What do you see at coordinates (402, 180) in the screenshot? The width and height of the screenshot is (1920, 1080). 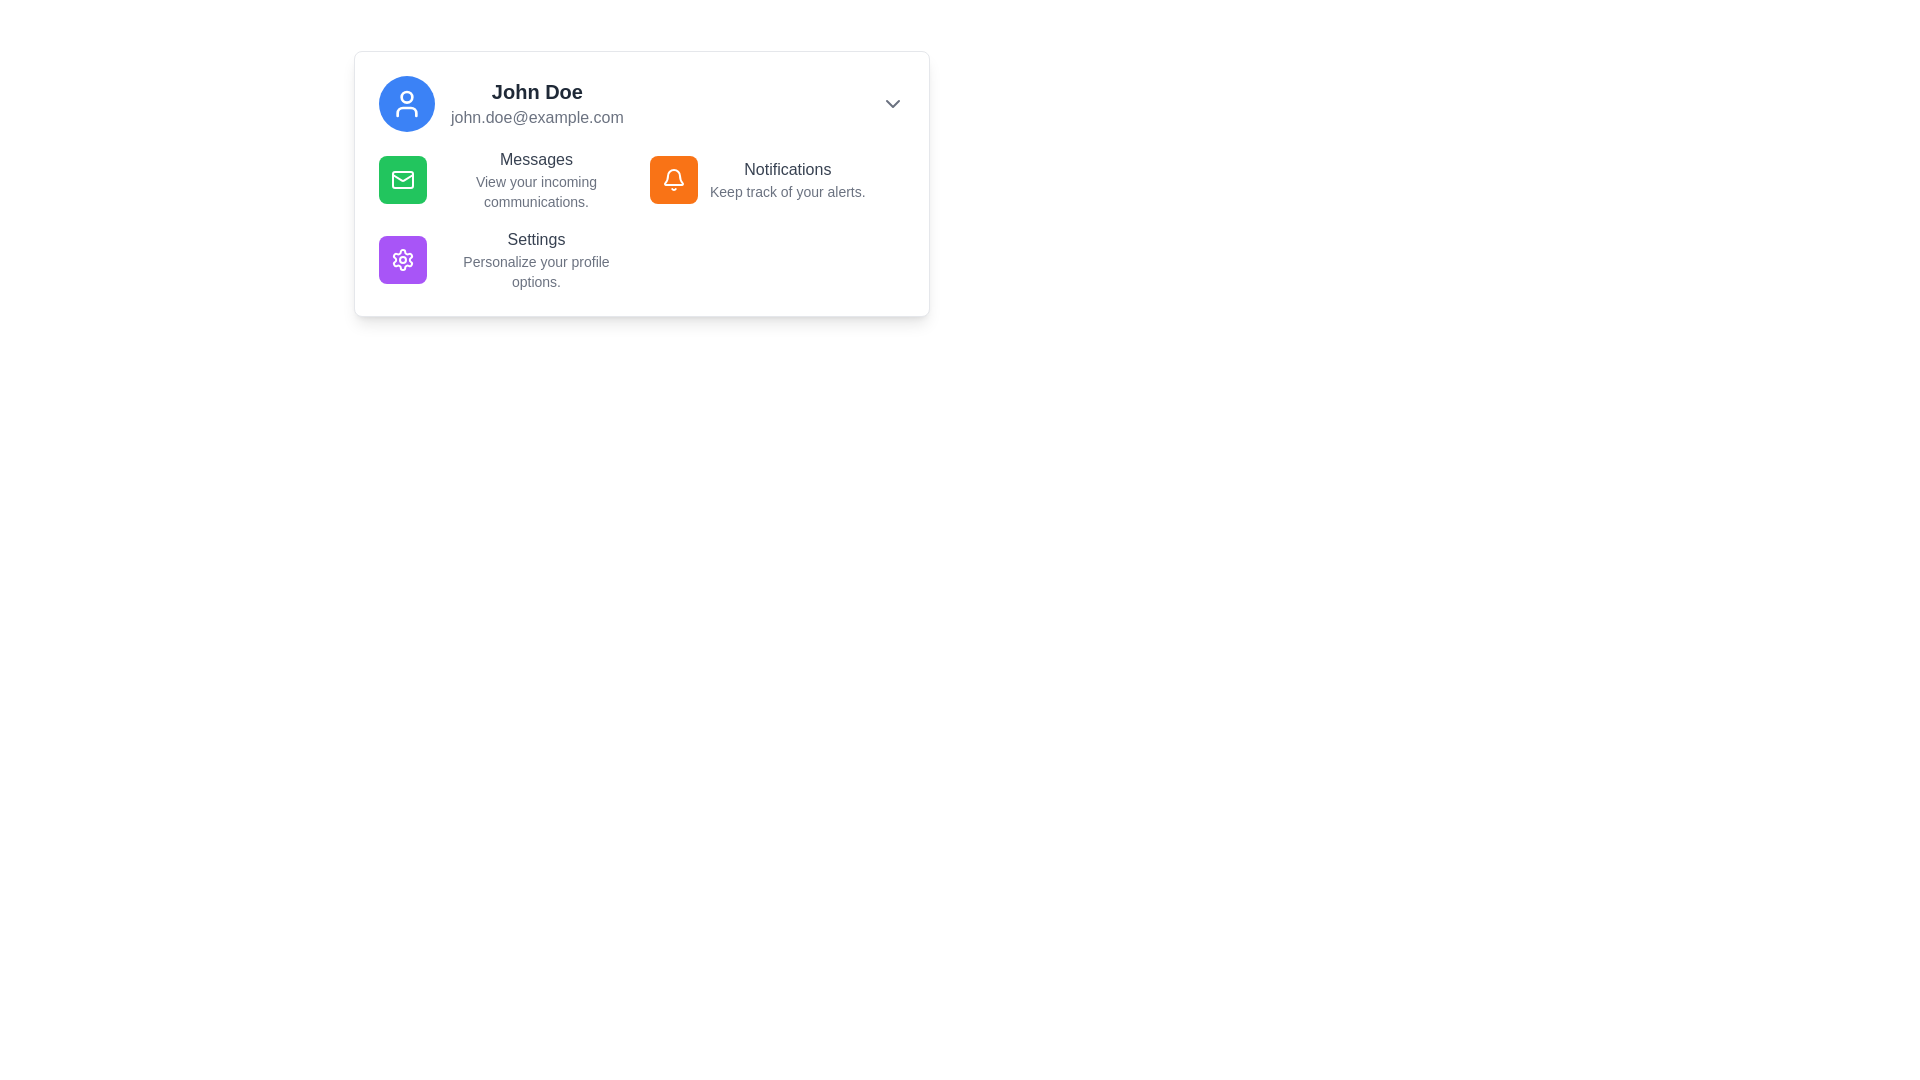 I see `the green rectangular icon with rounded edges that contains a white mail envelope, located in the 'Messages' section, to the left of the text 'Messages View your incoming communications.'` at bounding box center [402, 180].